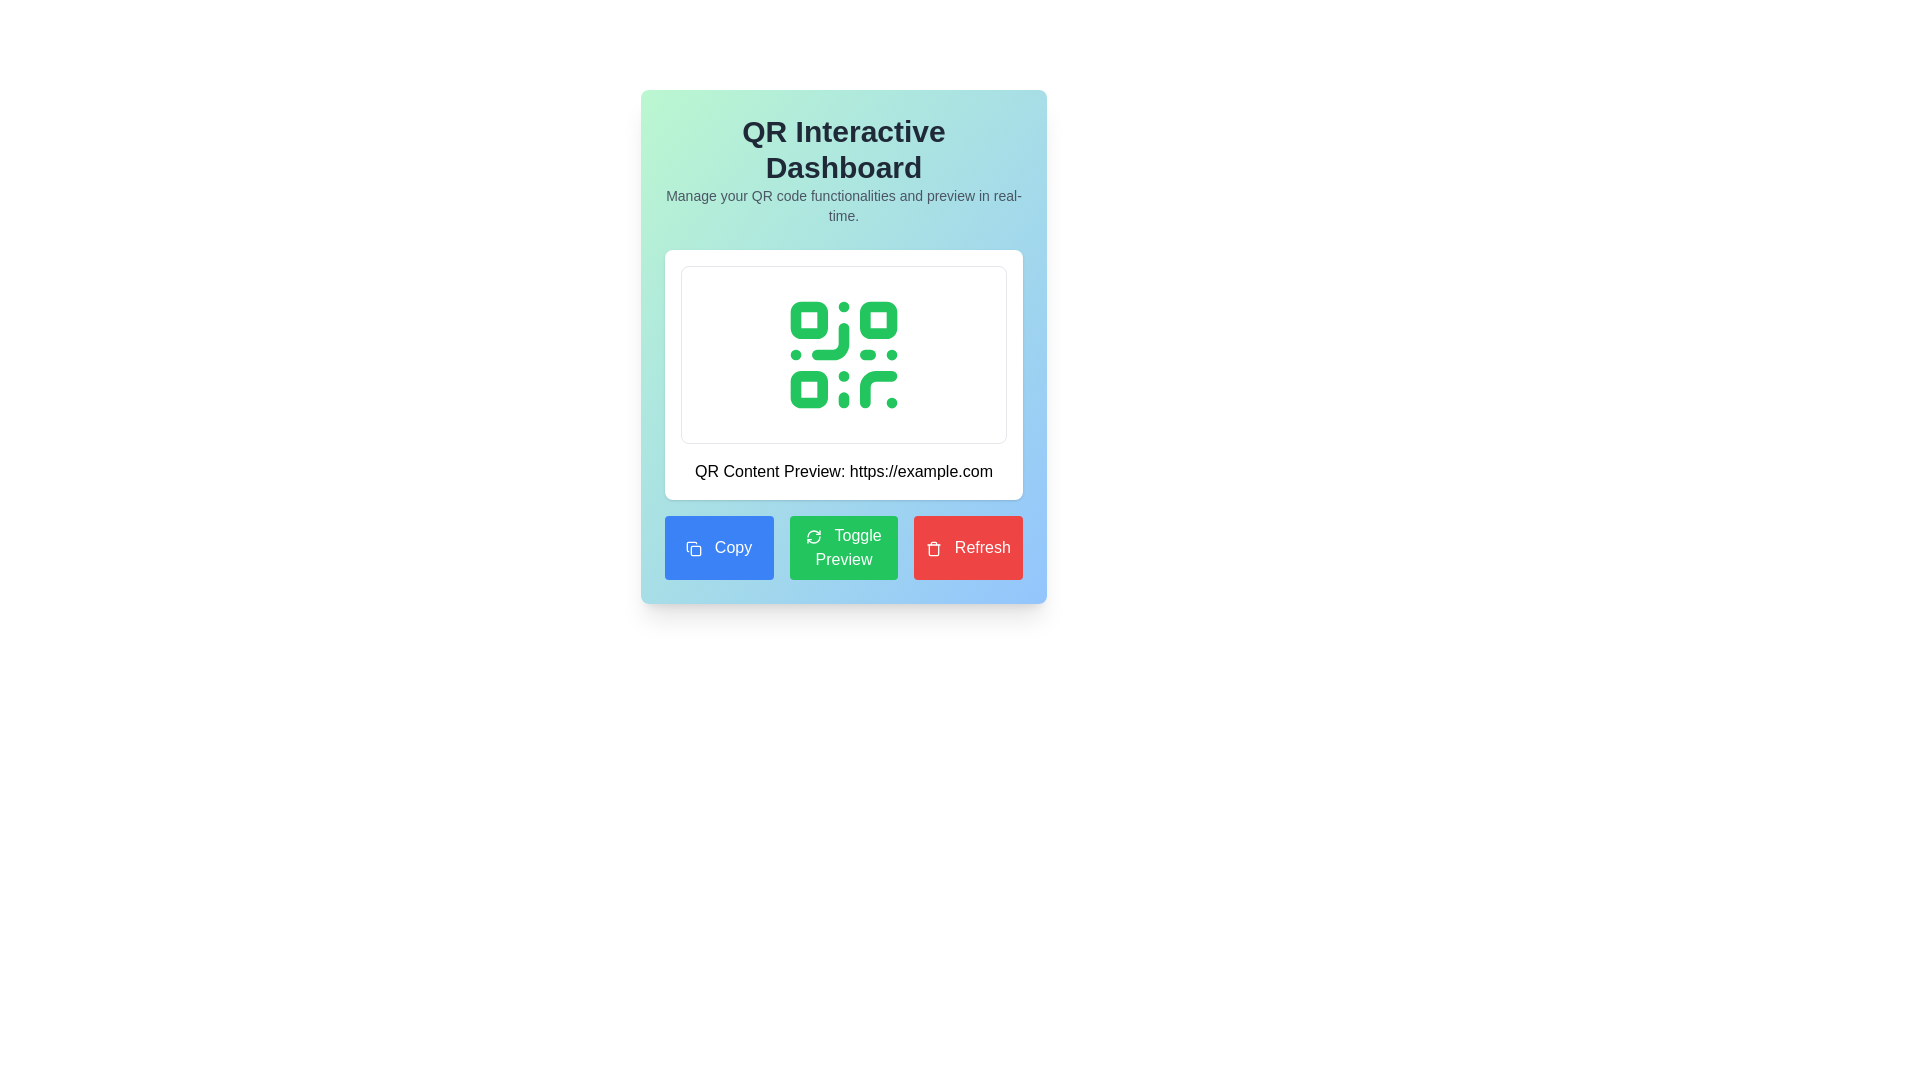  I want to click on the 'Copy' button, which is a blue button with white text and an icon of two overlapping rectangles, located in the first column of a three-column grid layout, so click(719, 547).